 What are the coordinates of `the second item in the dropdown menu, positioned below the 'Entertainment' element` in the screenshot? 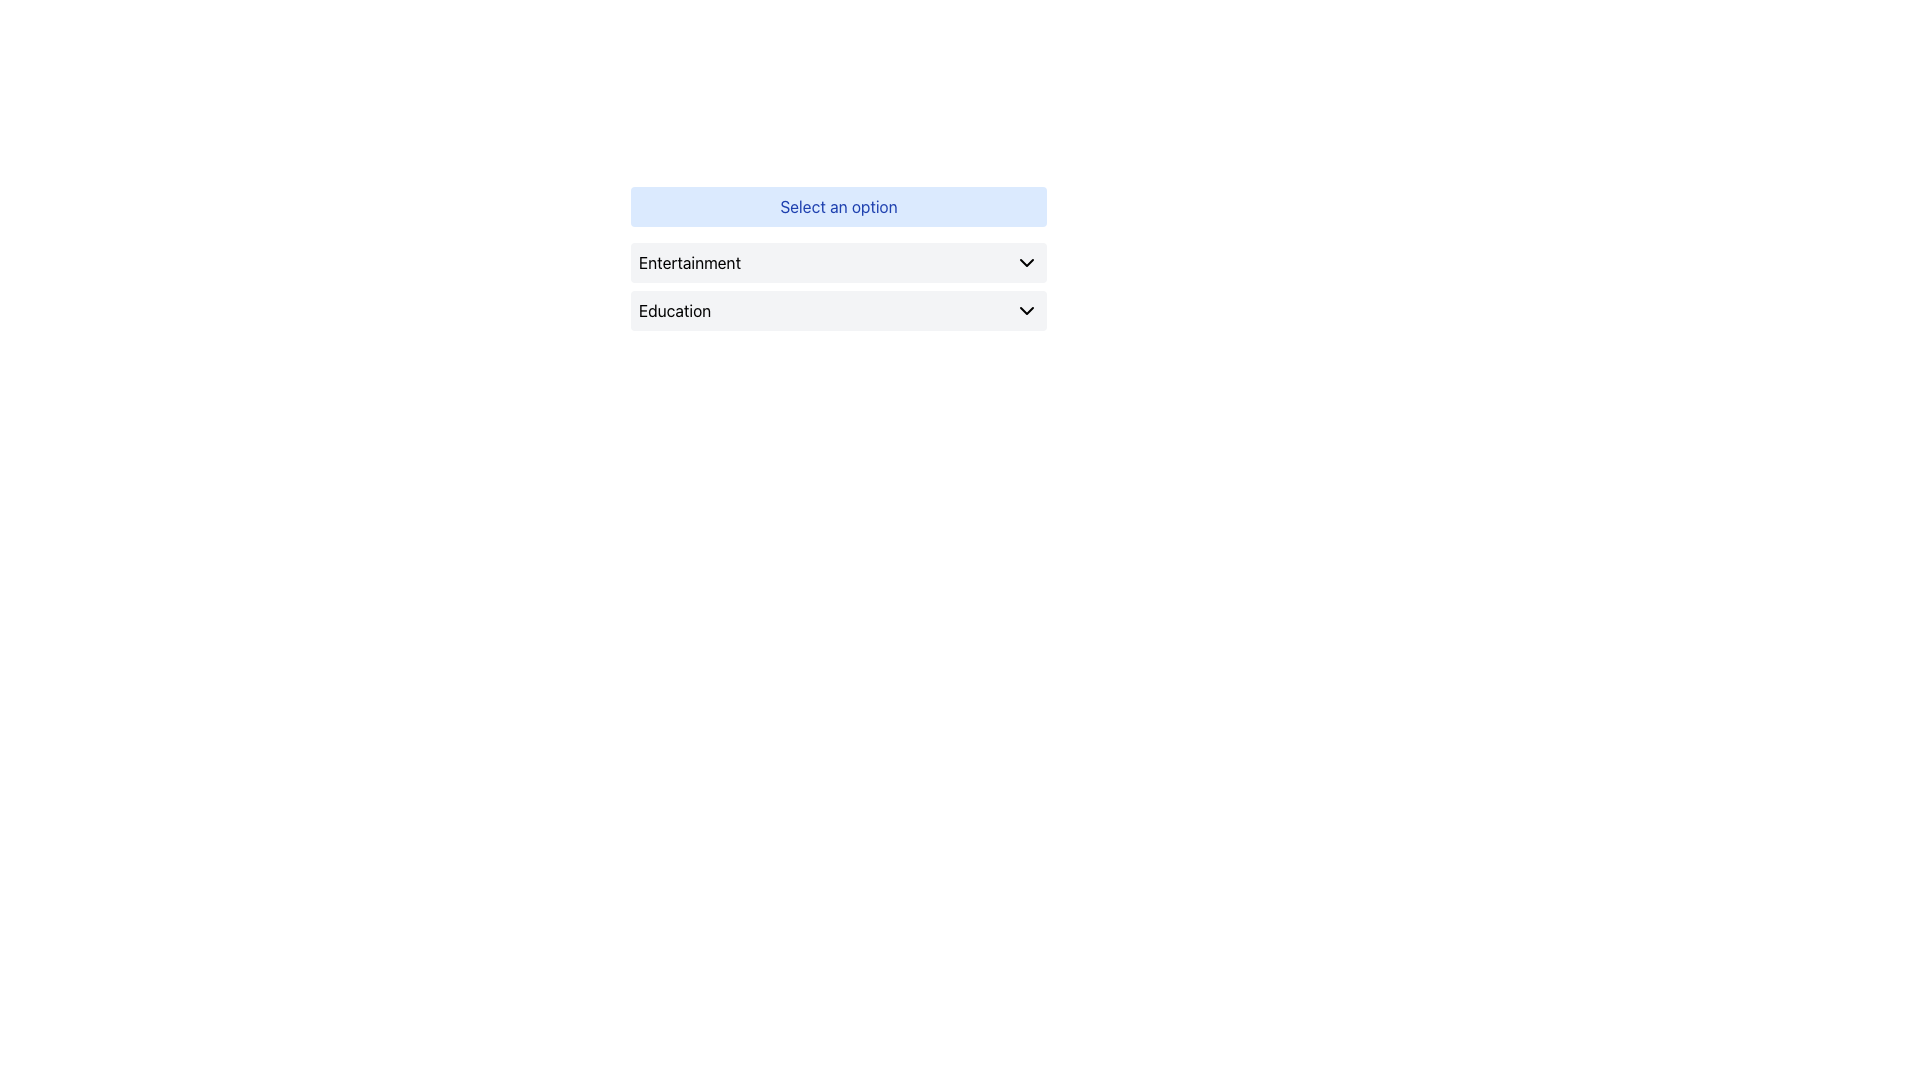 It's located at (839, 311).